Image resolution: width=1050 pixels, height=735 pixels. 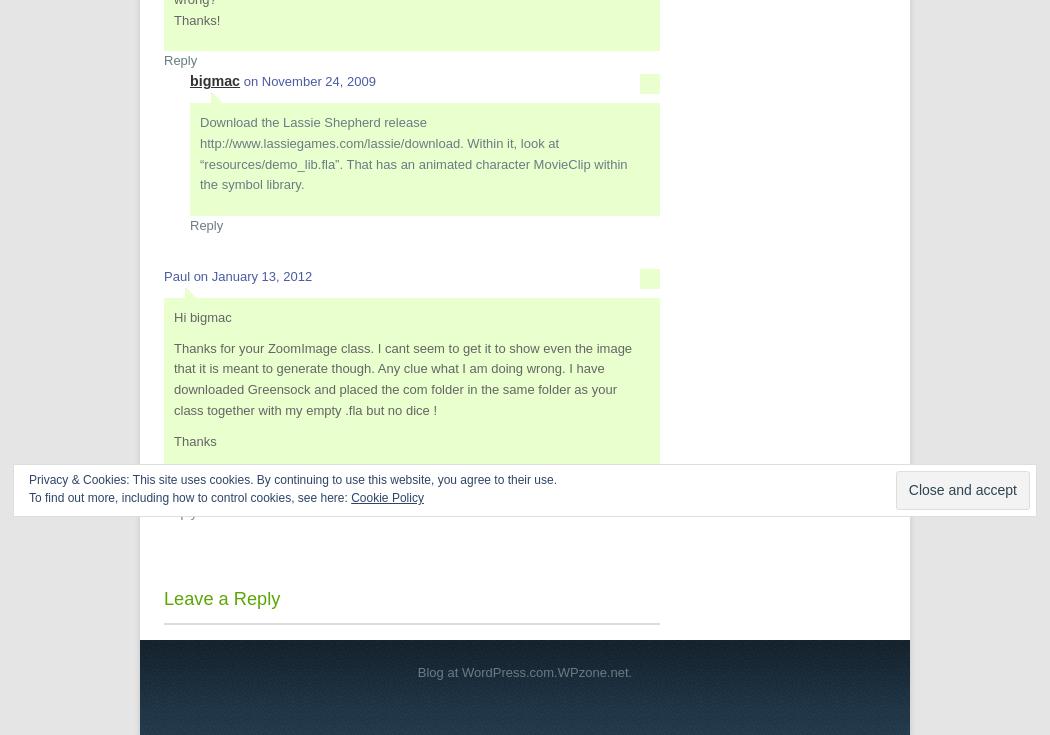 What do you see at coordinates (28, 498) in the screenshot?
I see `'To find out more, including how to control cookies, see here:'` at bounding box center [28, 498].